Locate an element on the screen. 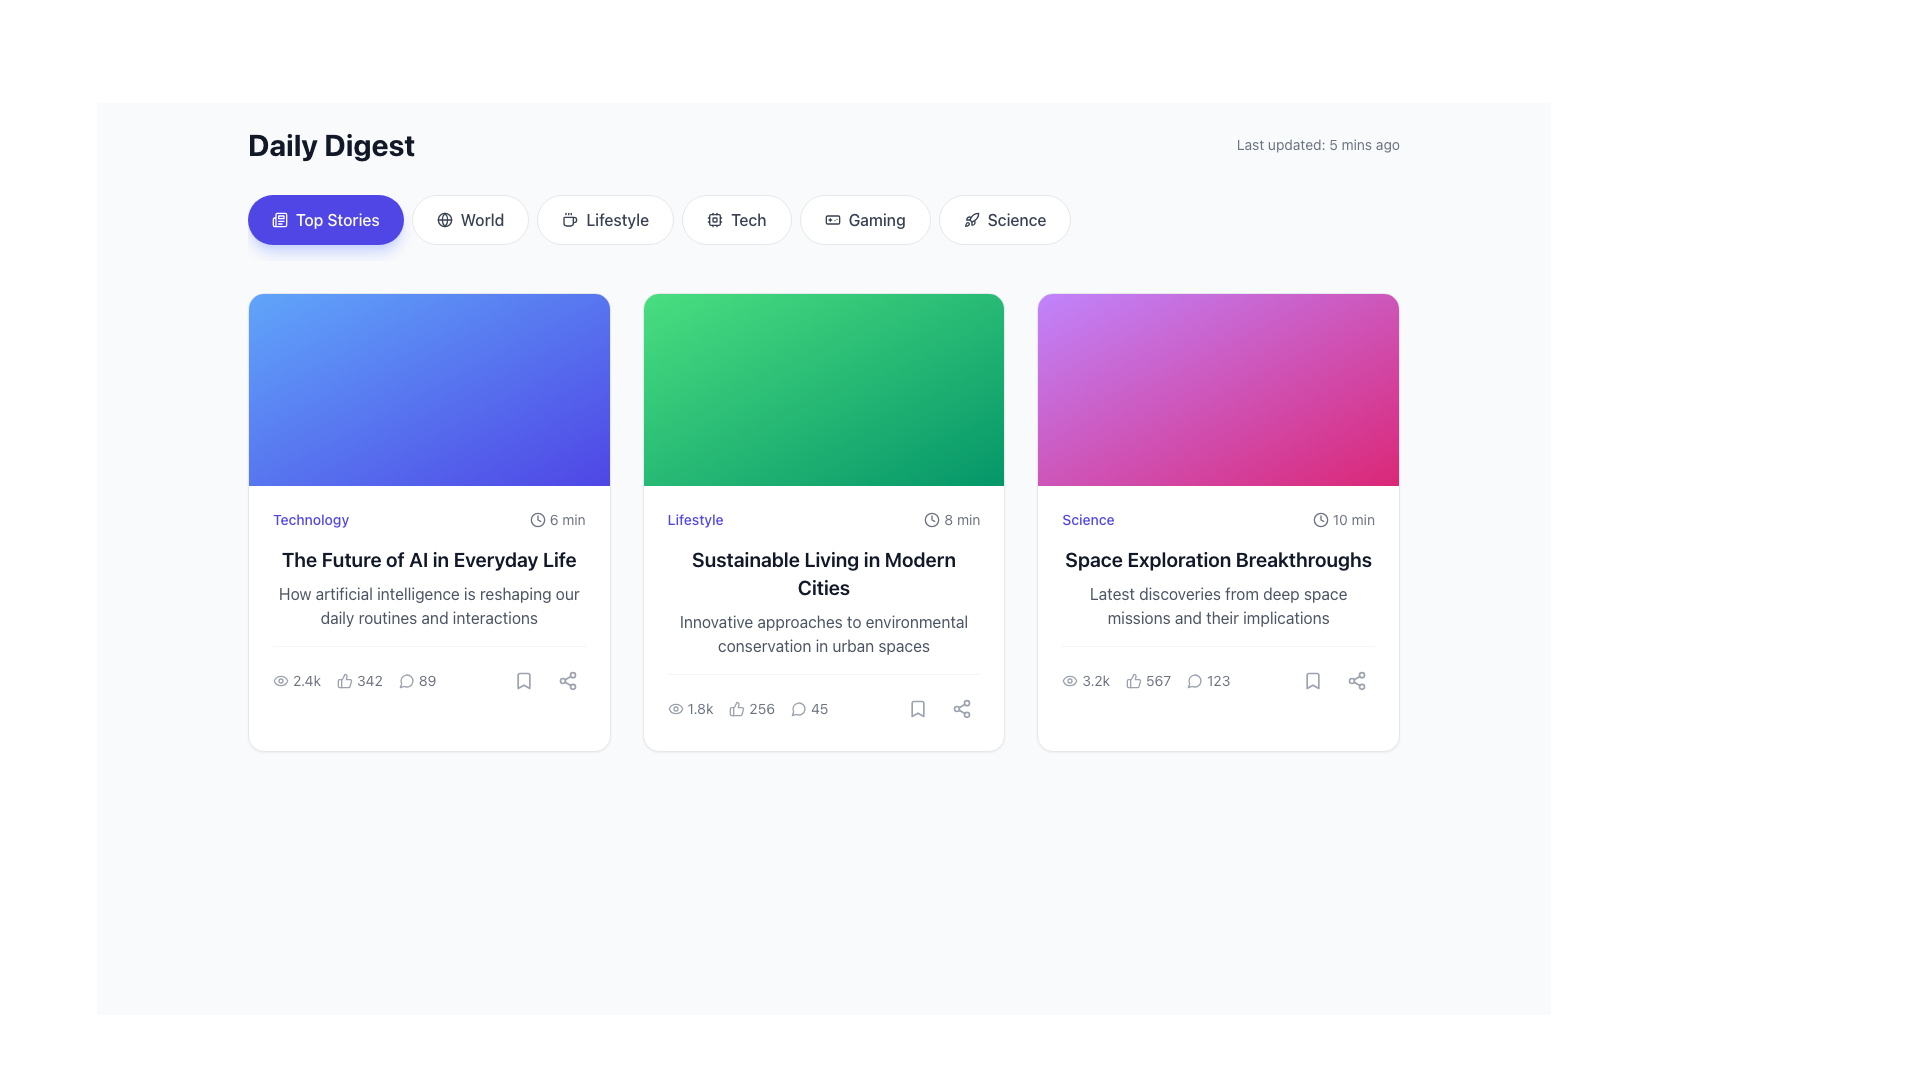 The width and height of the screenshot is (1920, 1080). the share button located in the lower-right corner of the 'Sustainable Living in Modern Cities' card is located at coordinates (961, 708).